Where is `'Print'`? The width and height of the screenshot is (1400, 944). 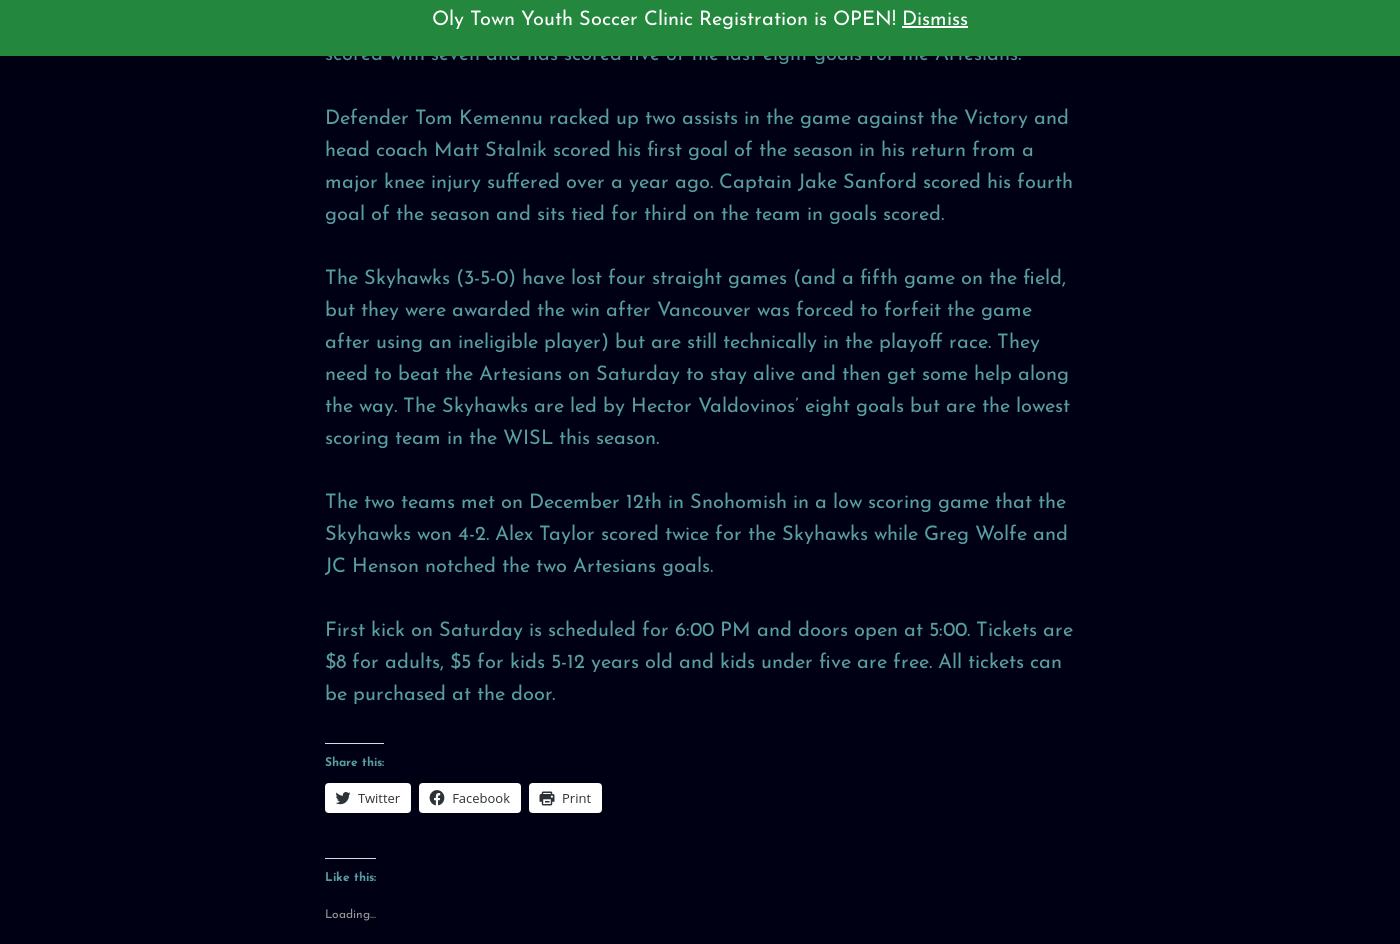 'Print' is located at coordinates (576, 796).